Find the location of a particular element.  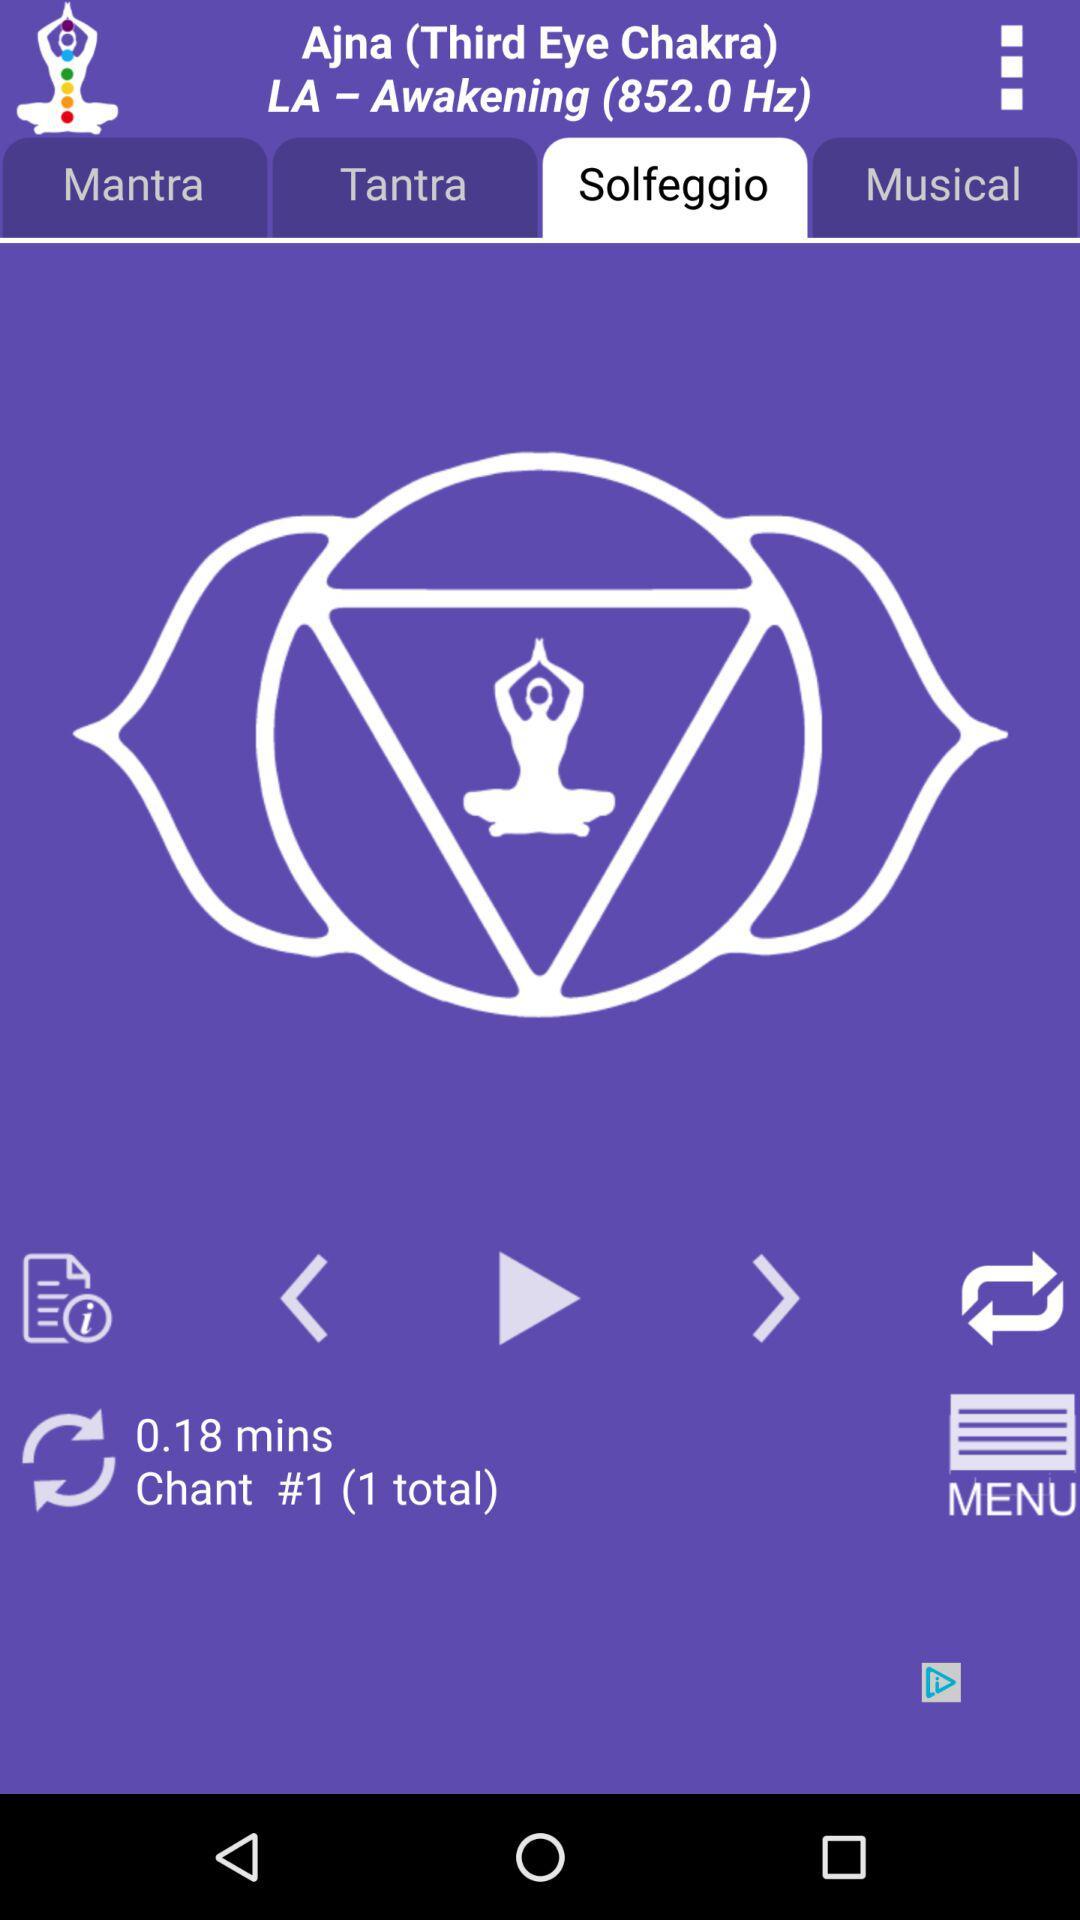

next button is located at coordinates (775, 1298).